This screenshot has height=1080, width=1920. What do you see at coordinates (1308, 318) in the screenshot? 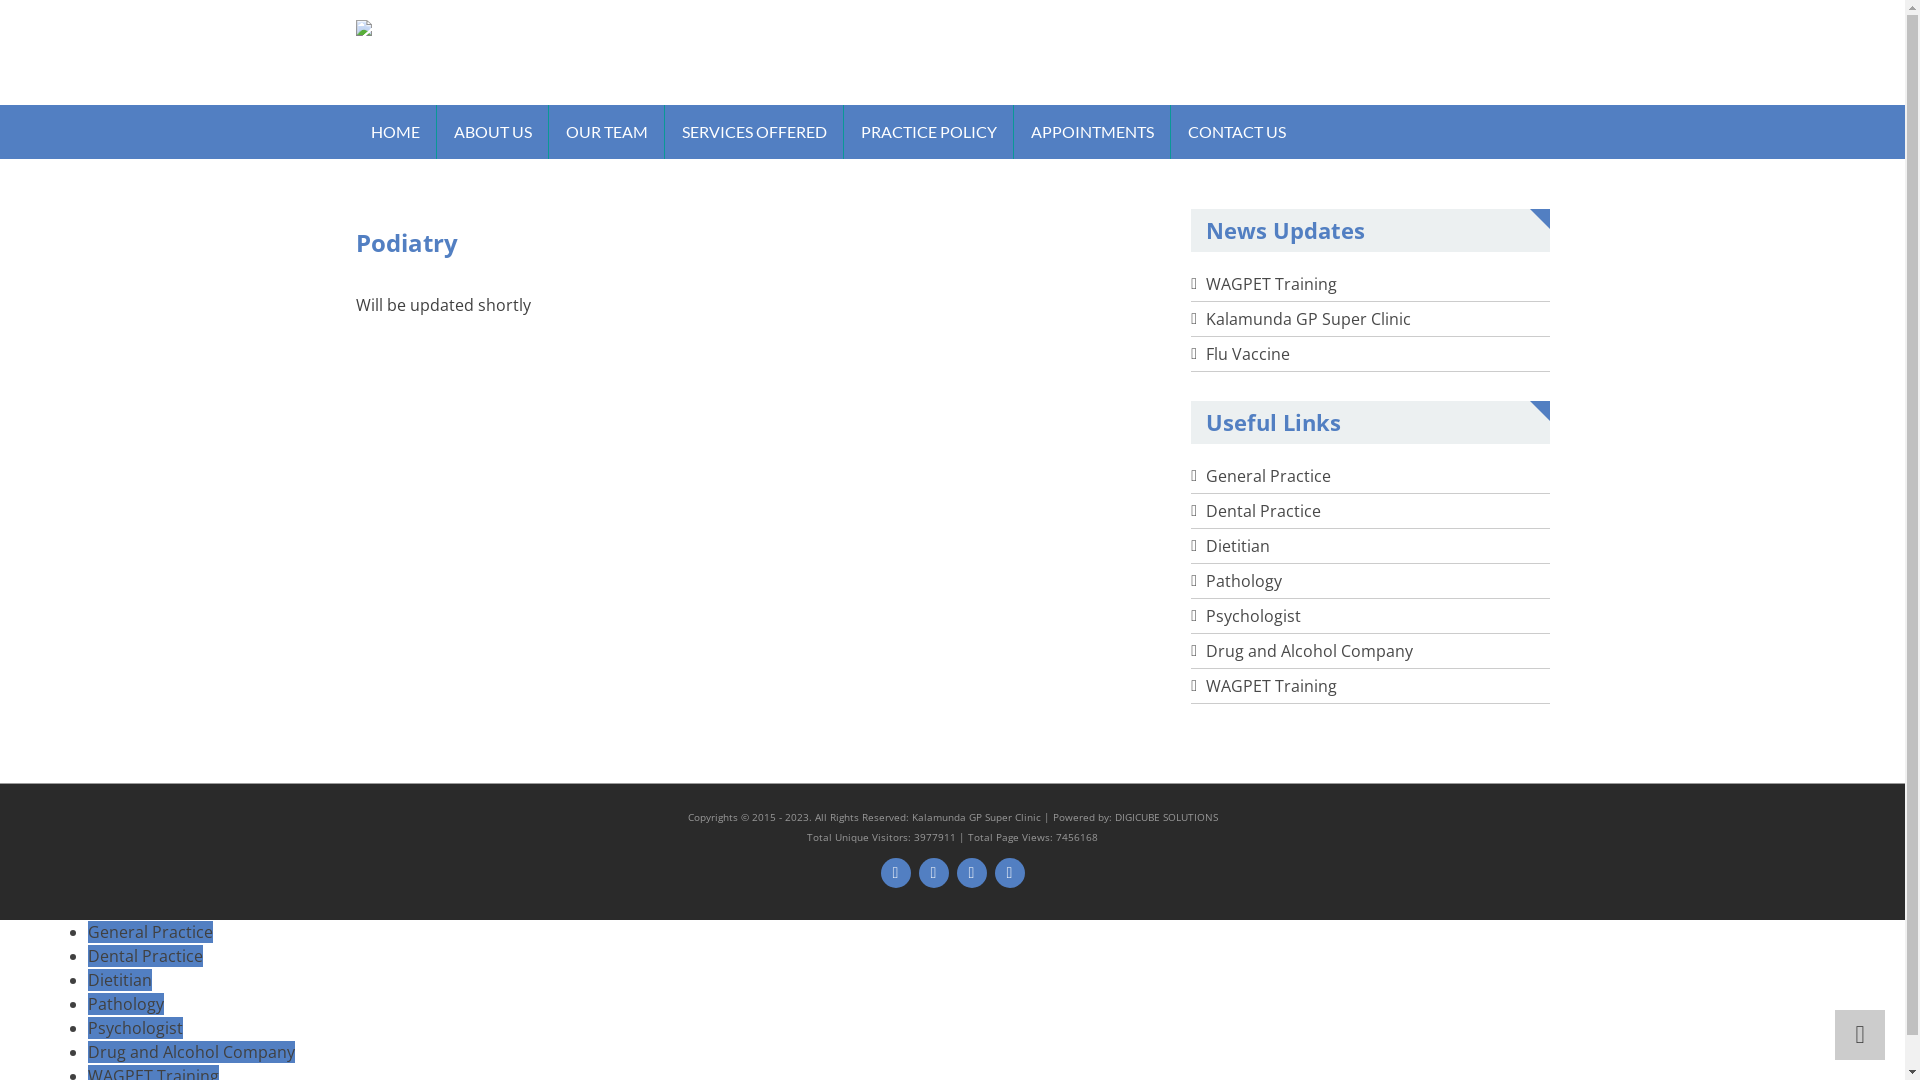
I see `'Kalamunda GP Super Clinic'` at bounding box center [1308, 318].